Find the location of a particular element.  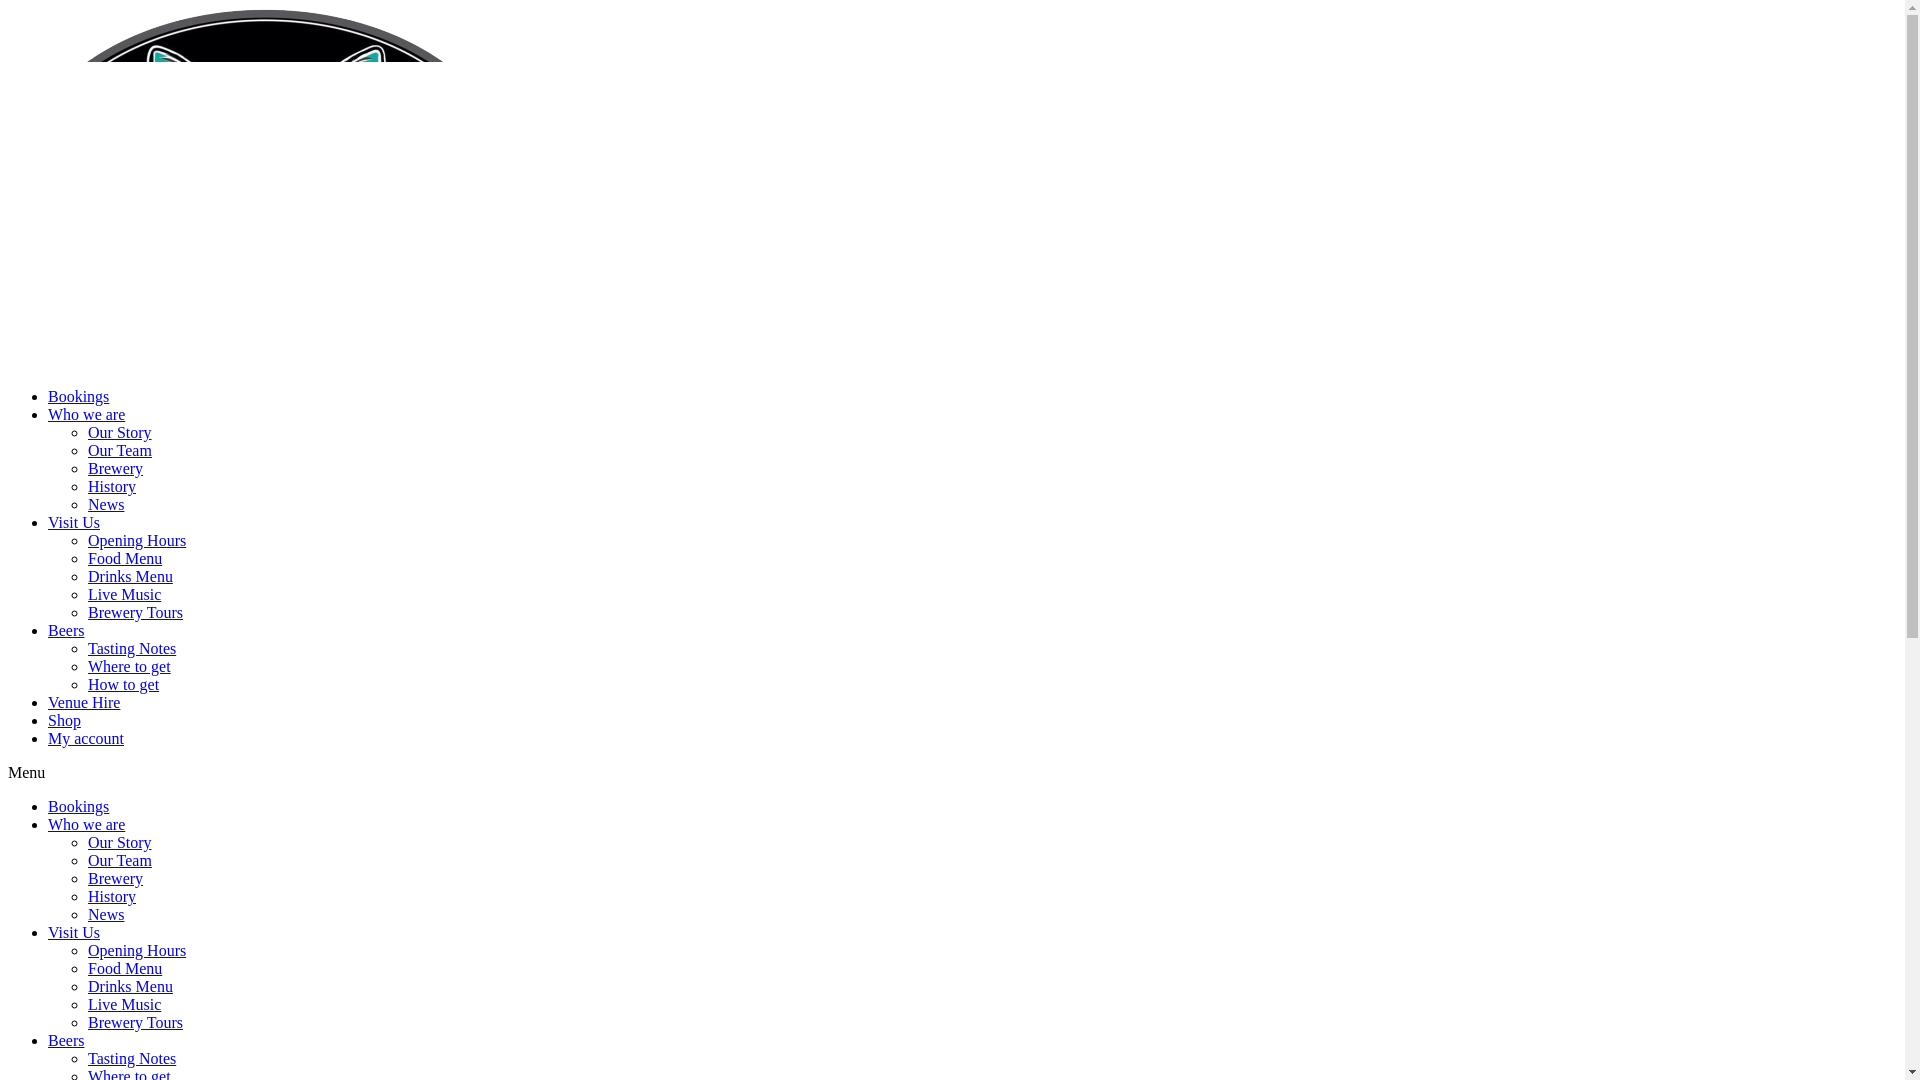

'Our Story' is located at coordinates (119, 431).